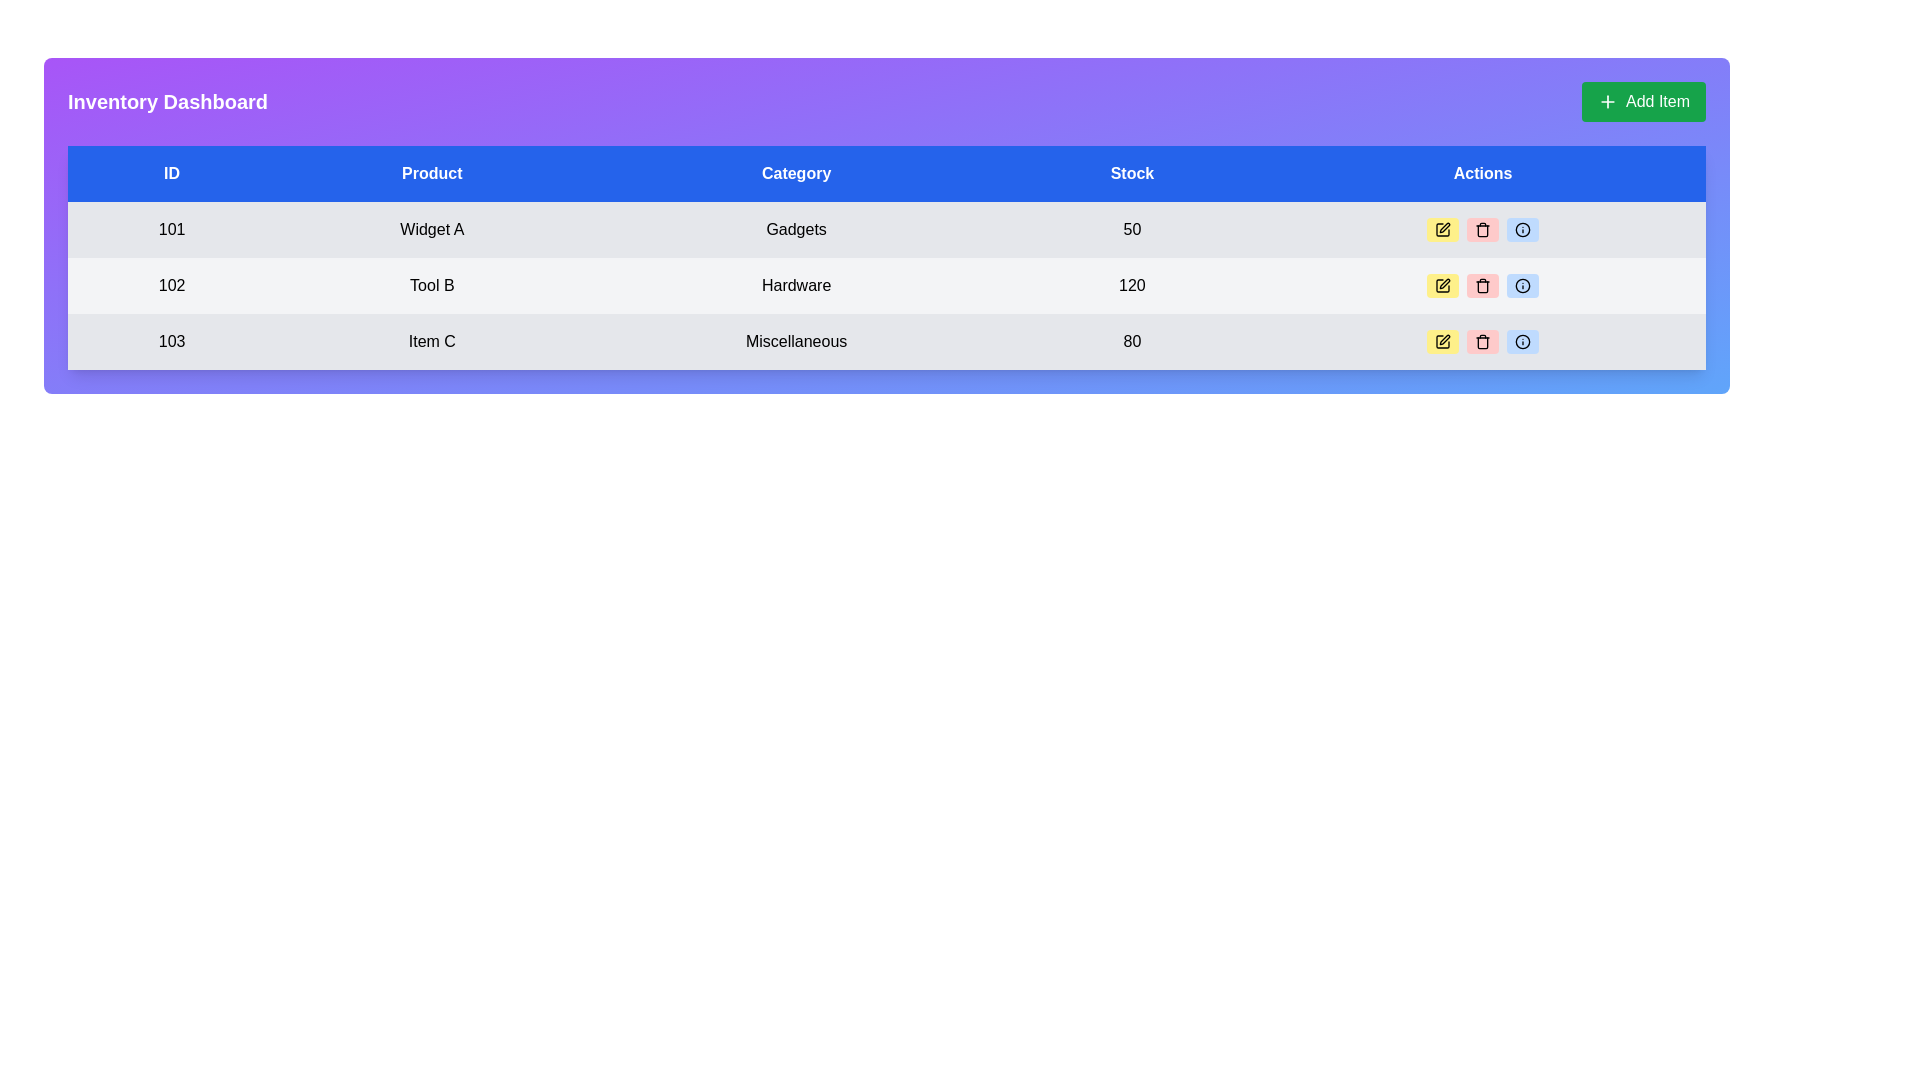  I want to click on the yellow rectangular button with a pen icon located in the 'Actions' column of the first row in the table, so click(1443, 229).